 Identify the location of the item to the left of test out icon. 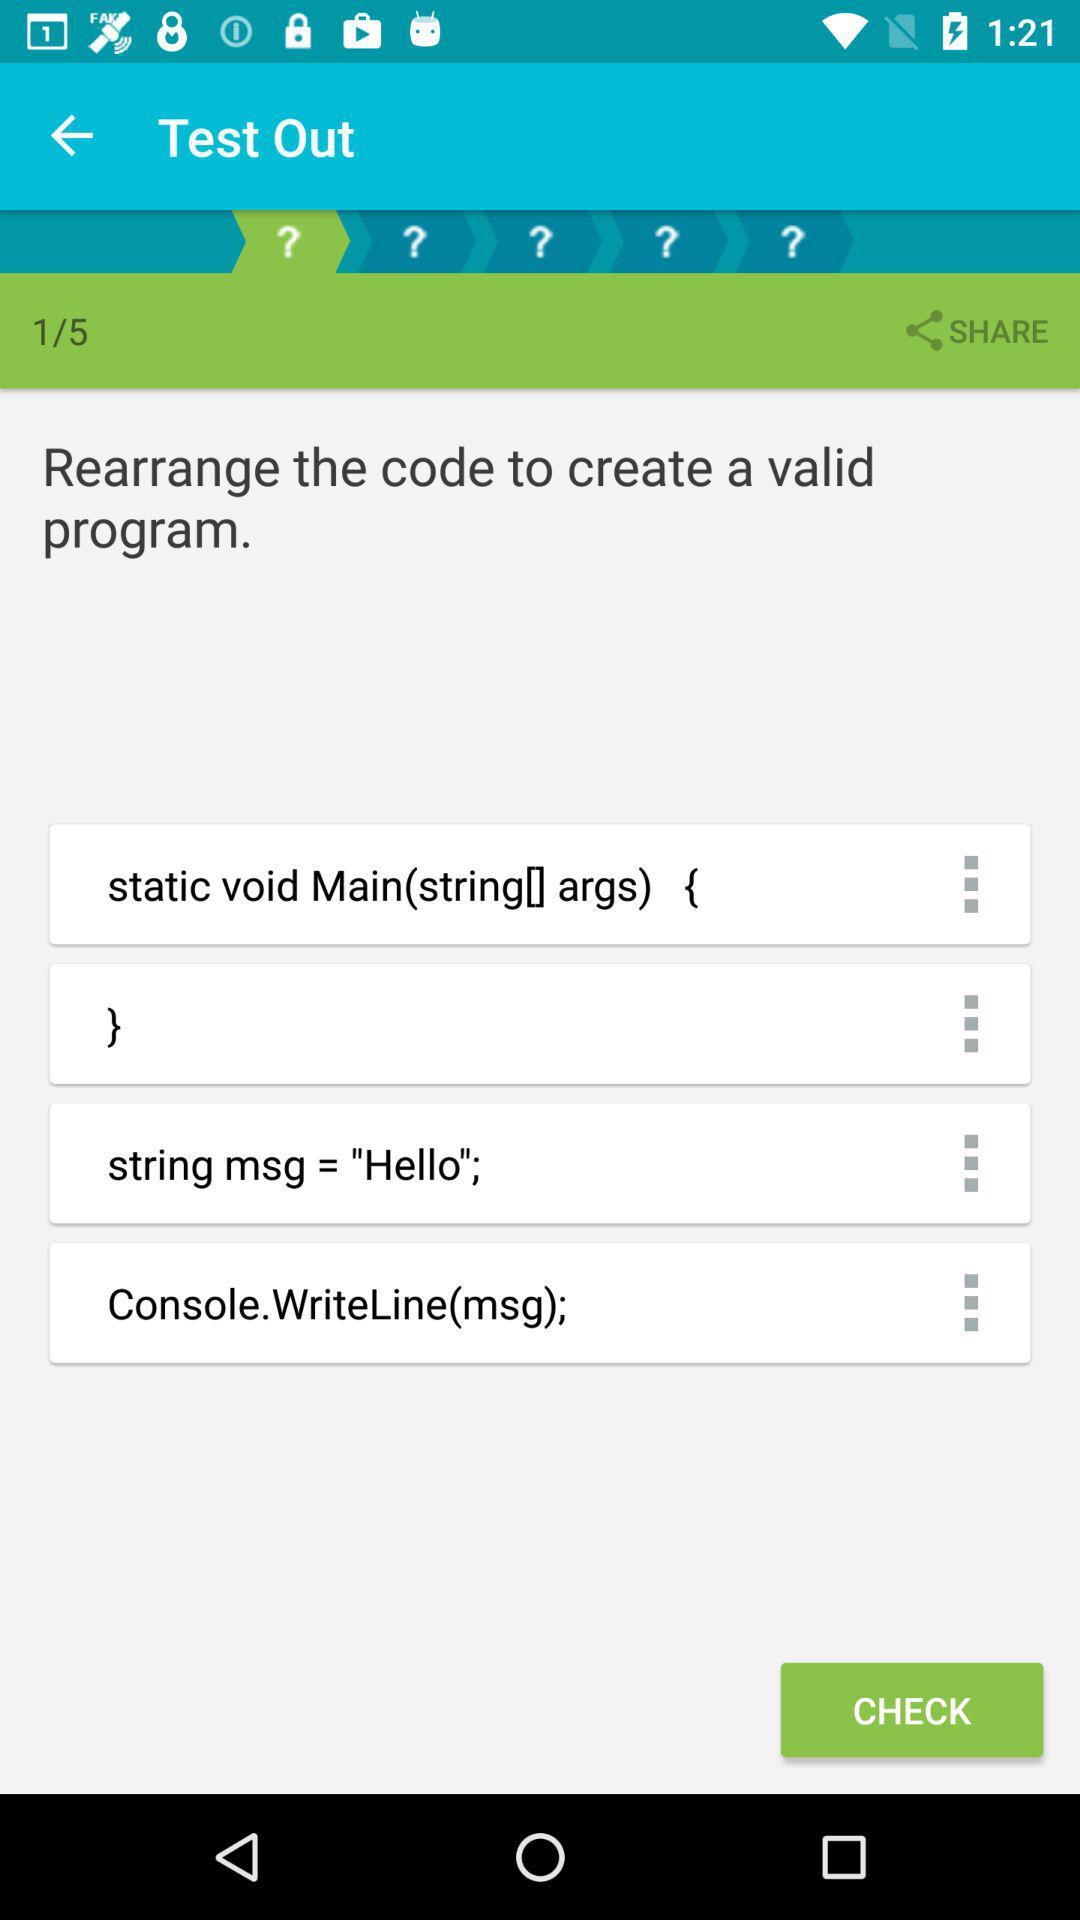
(72, 135).